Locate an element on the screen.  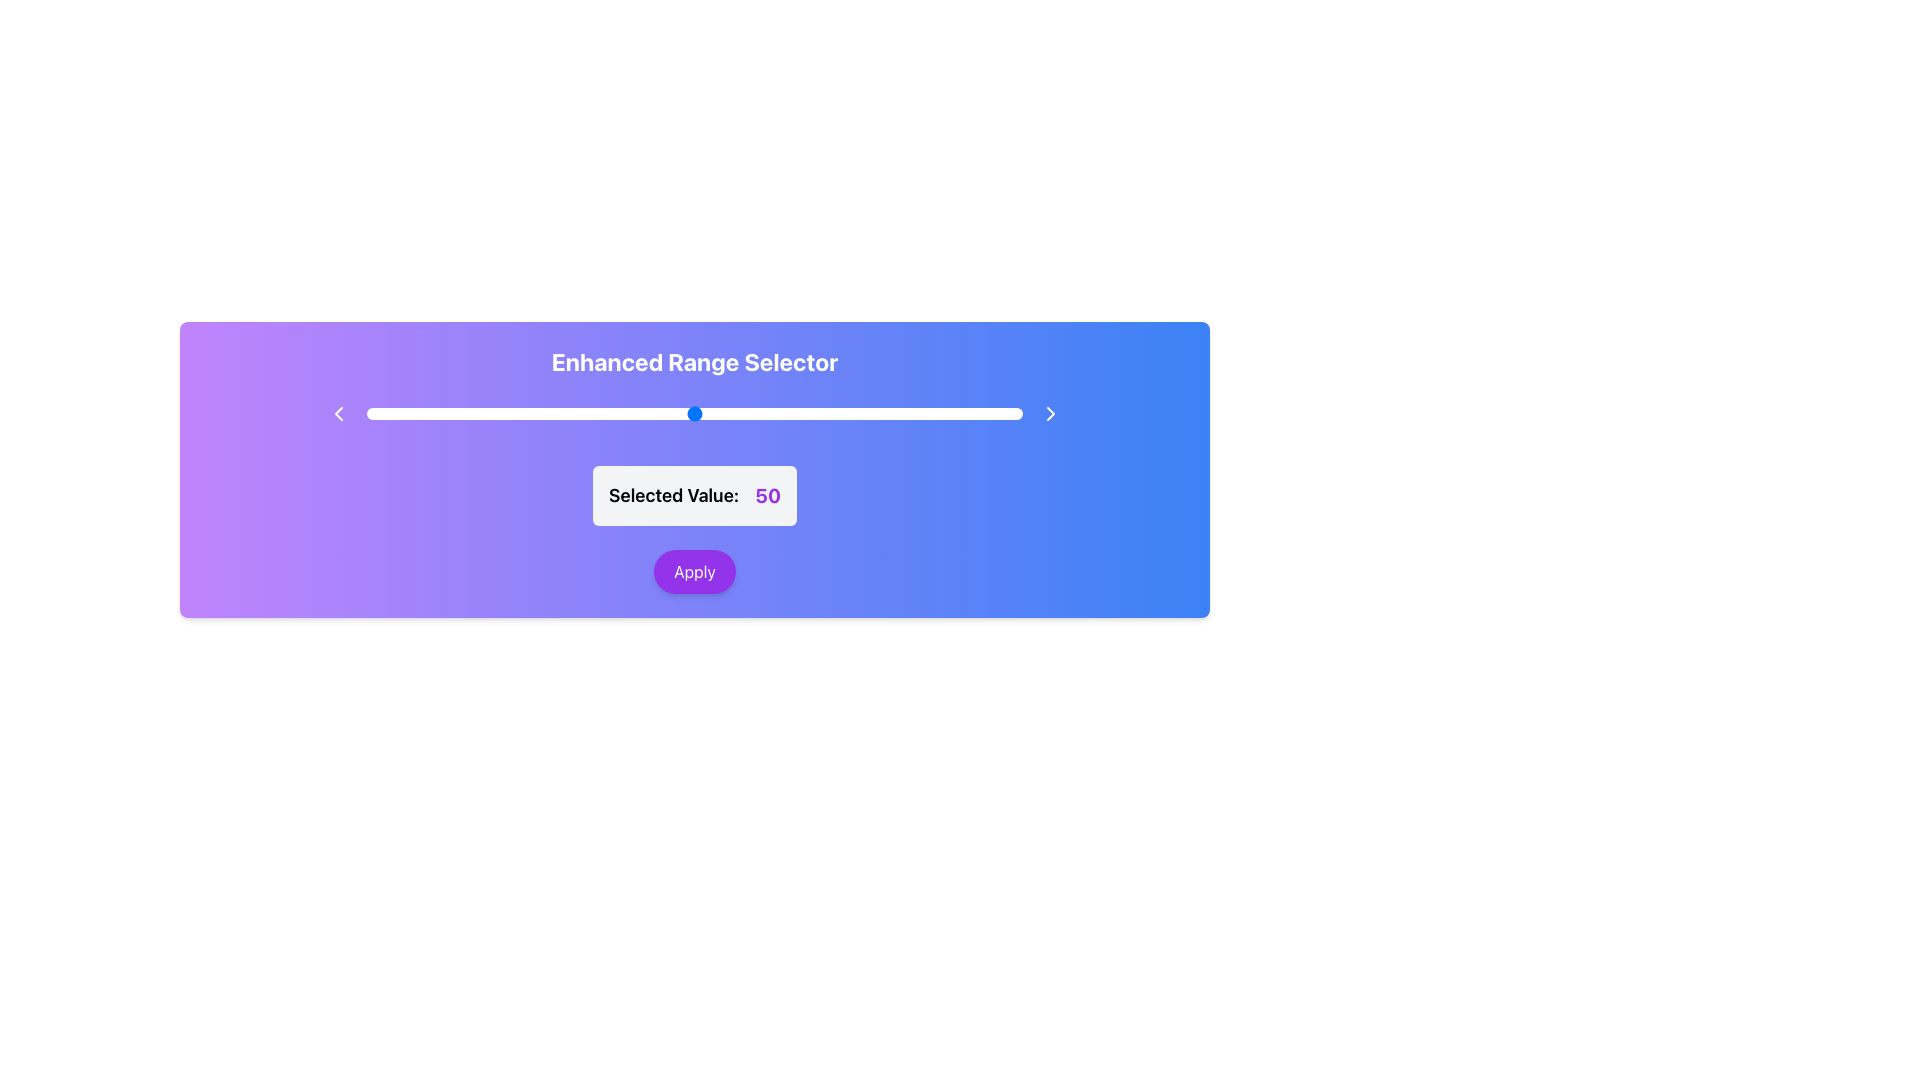
the slider is located at coordinates (628, 412).